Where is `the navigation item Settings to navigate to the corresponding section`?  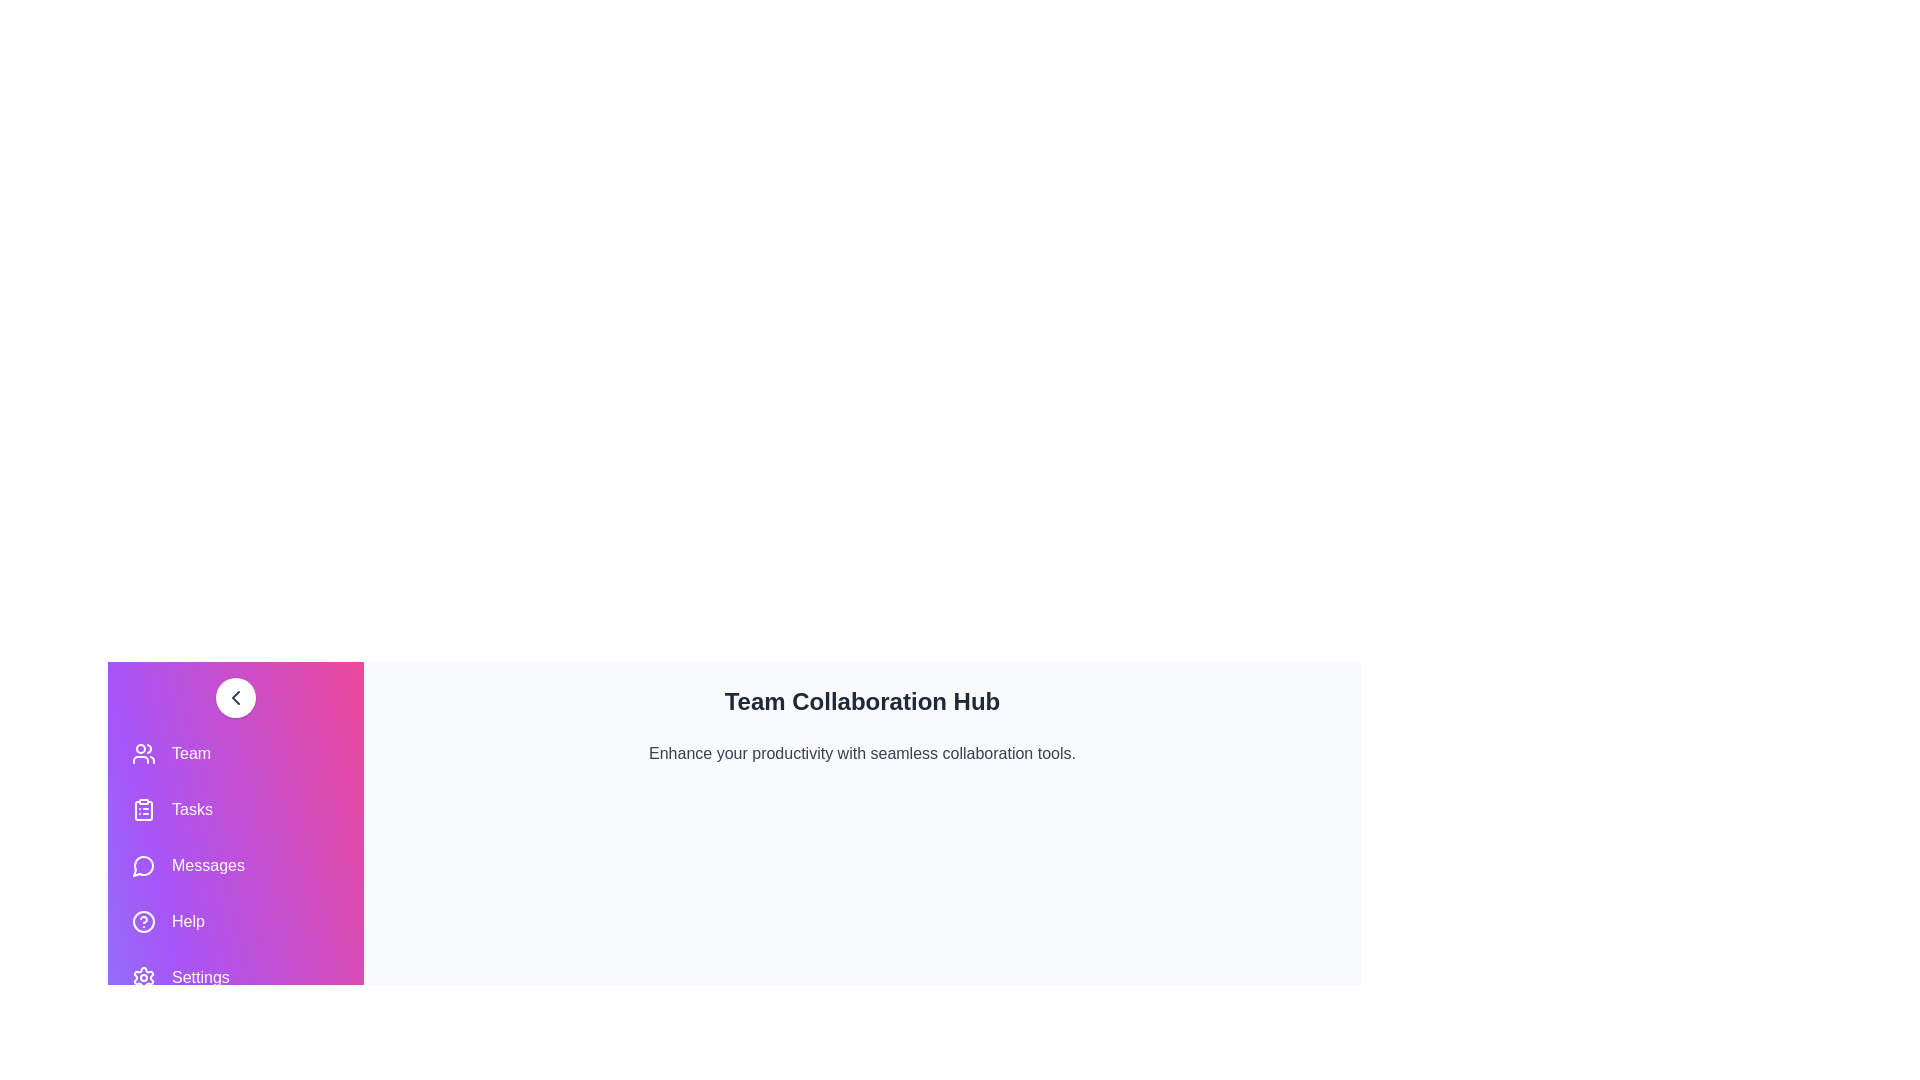
the navigation item Settings to navigate to the corresponding section is located at coordinates (235, 977).